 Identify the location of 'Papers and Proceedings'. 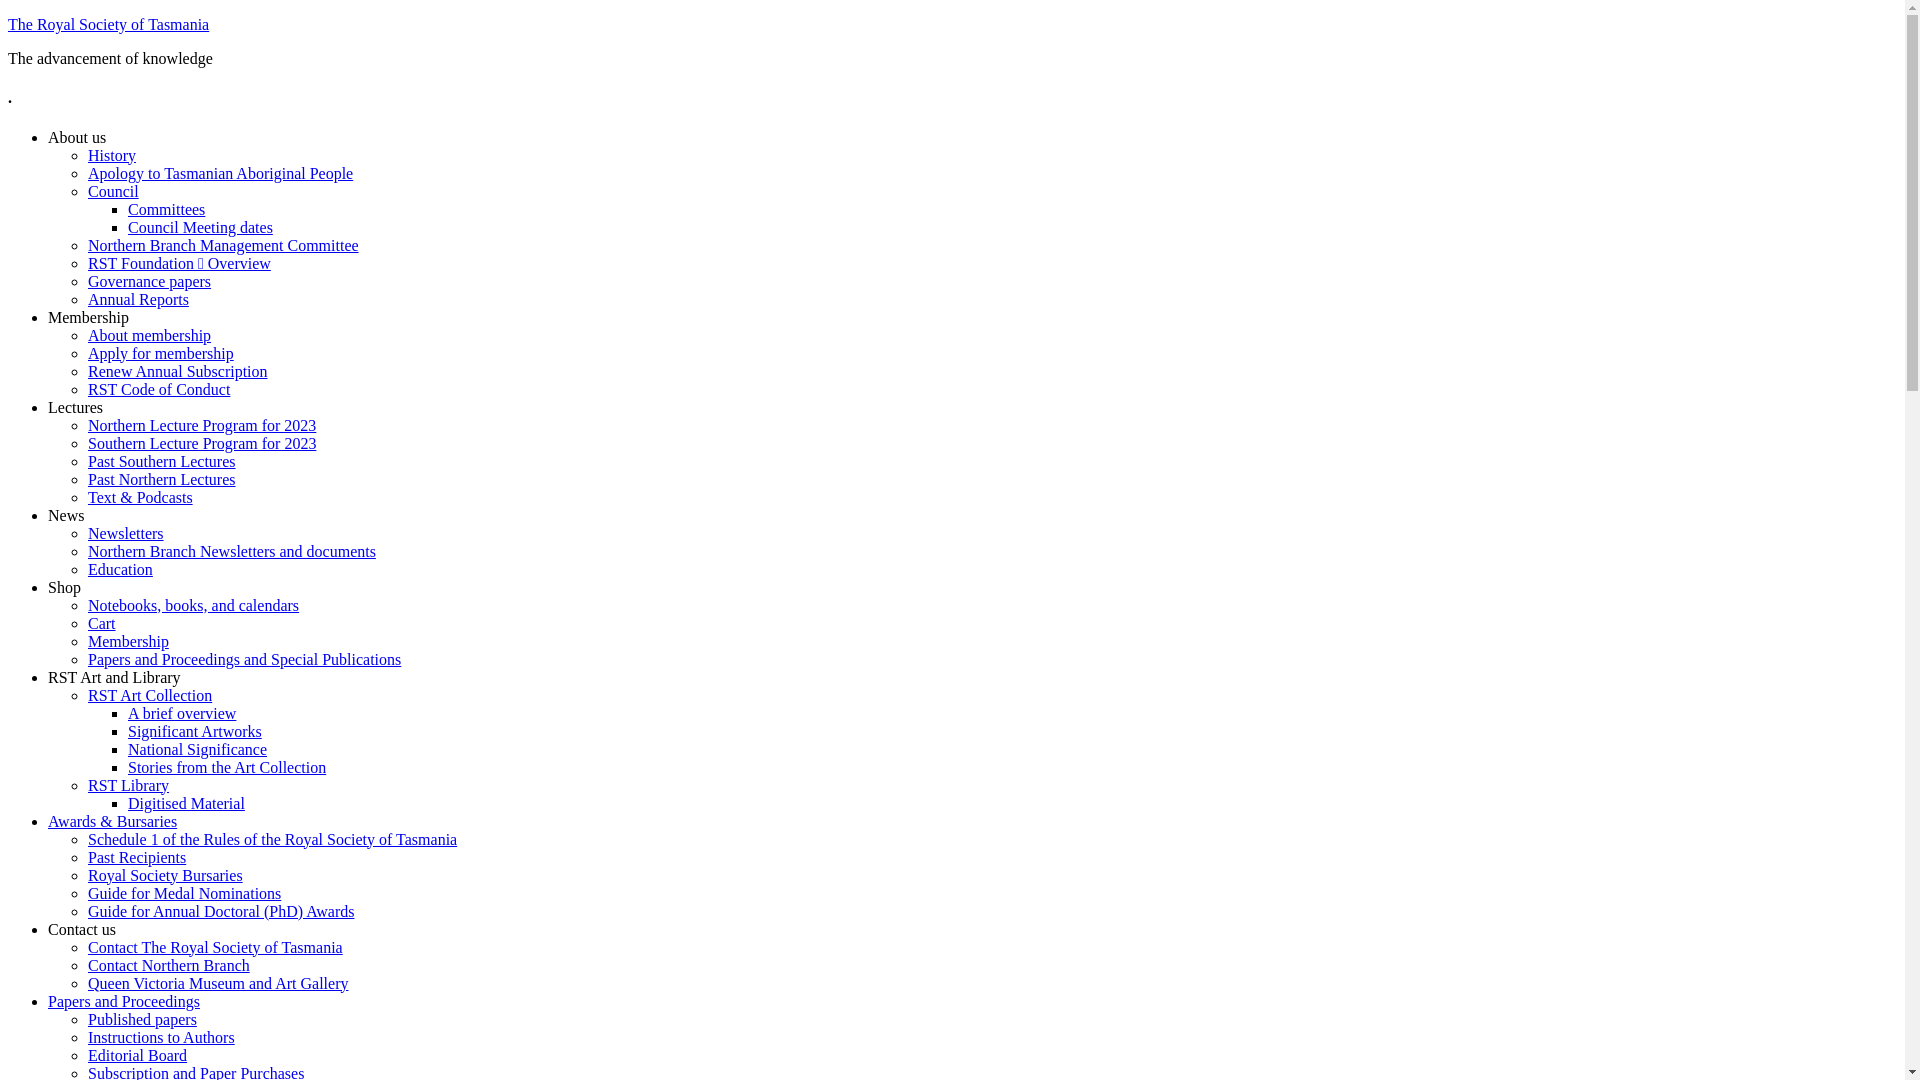
(48, 1001).